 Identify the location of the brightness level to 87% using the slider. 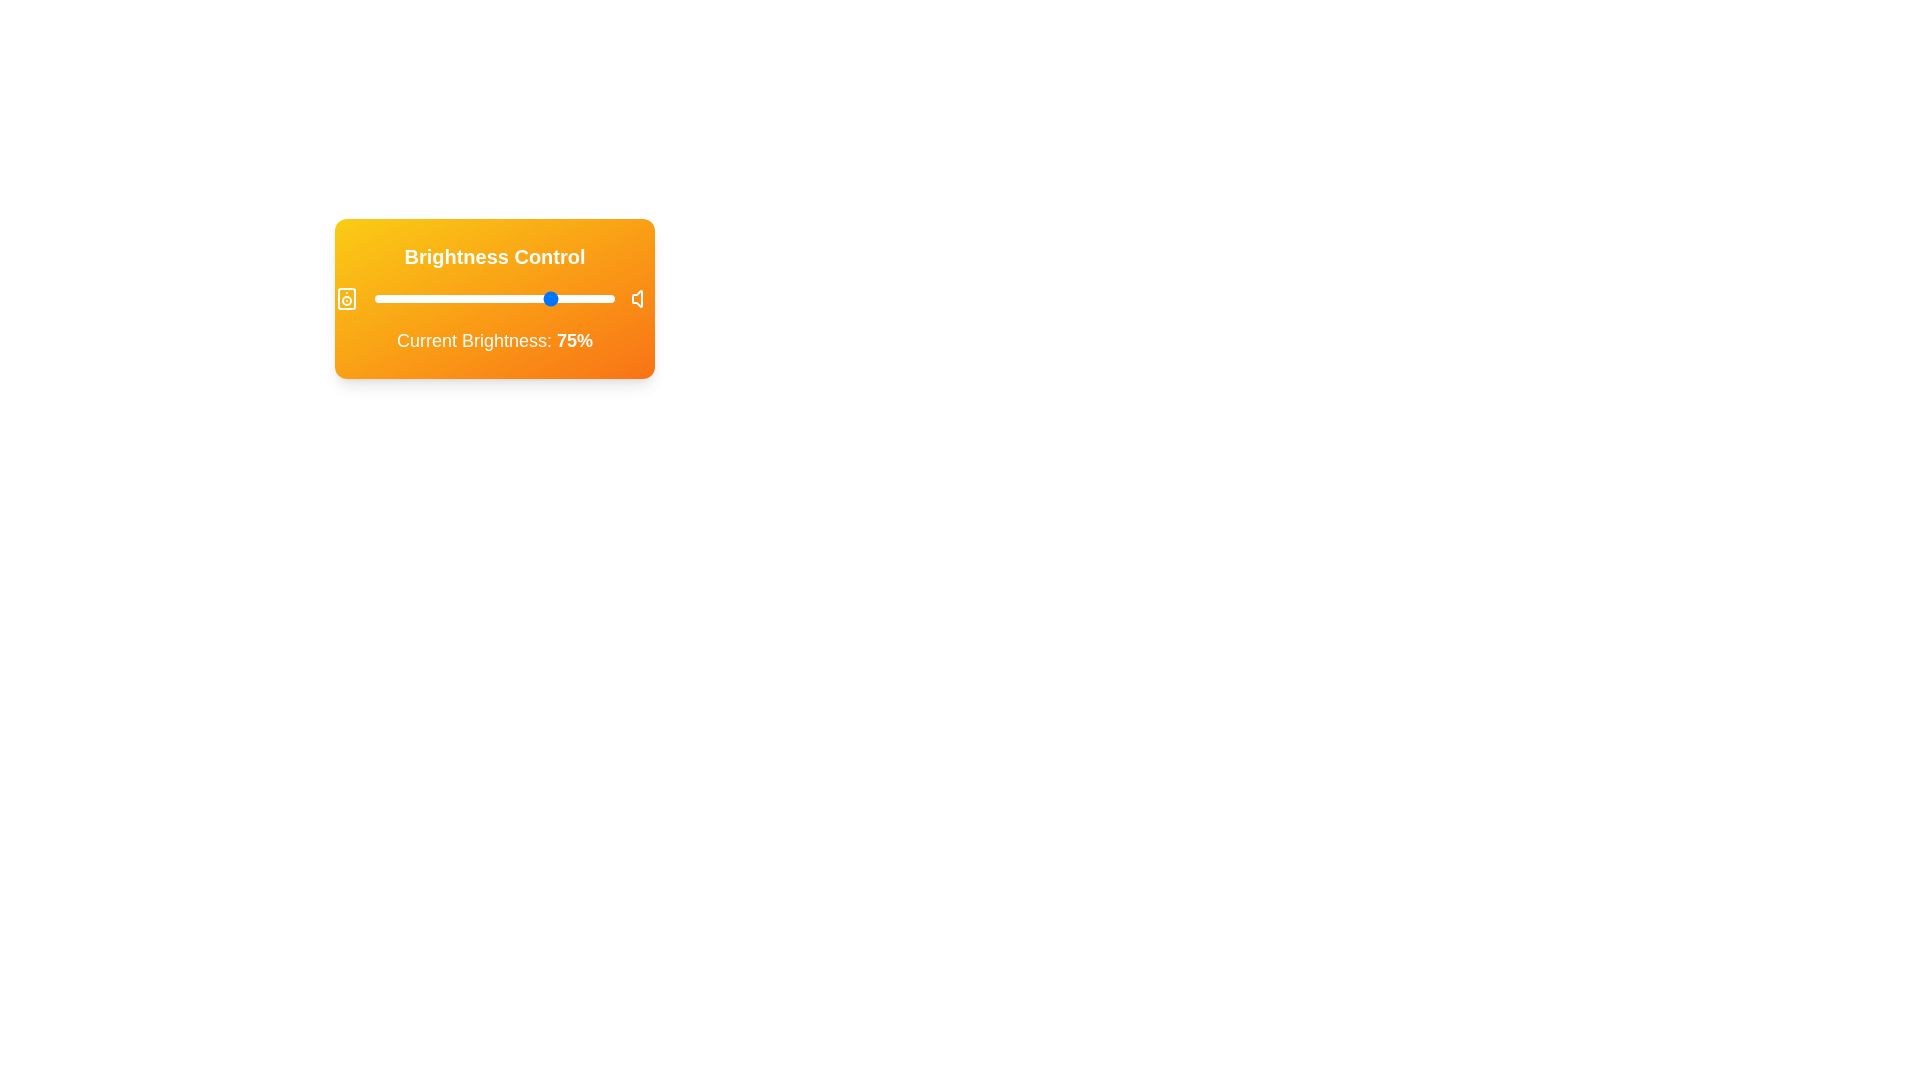
(582, 299).